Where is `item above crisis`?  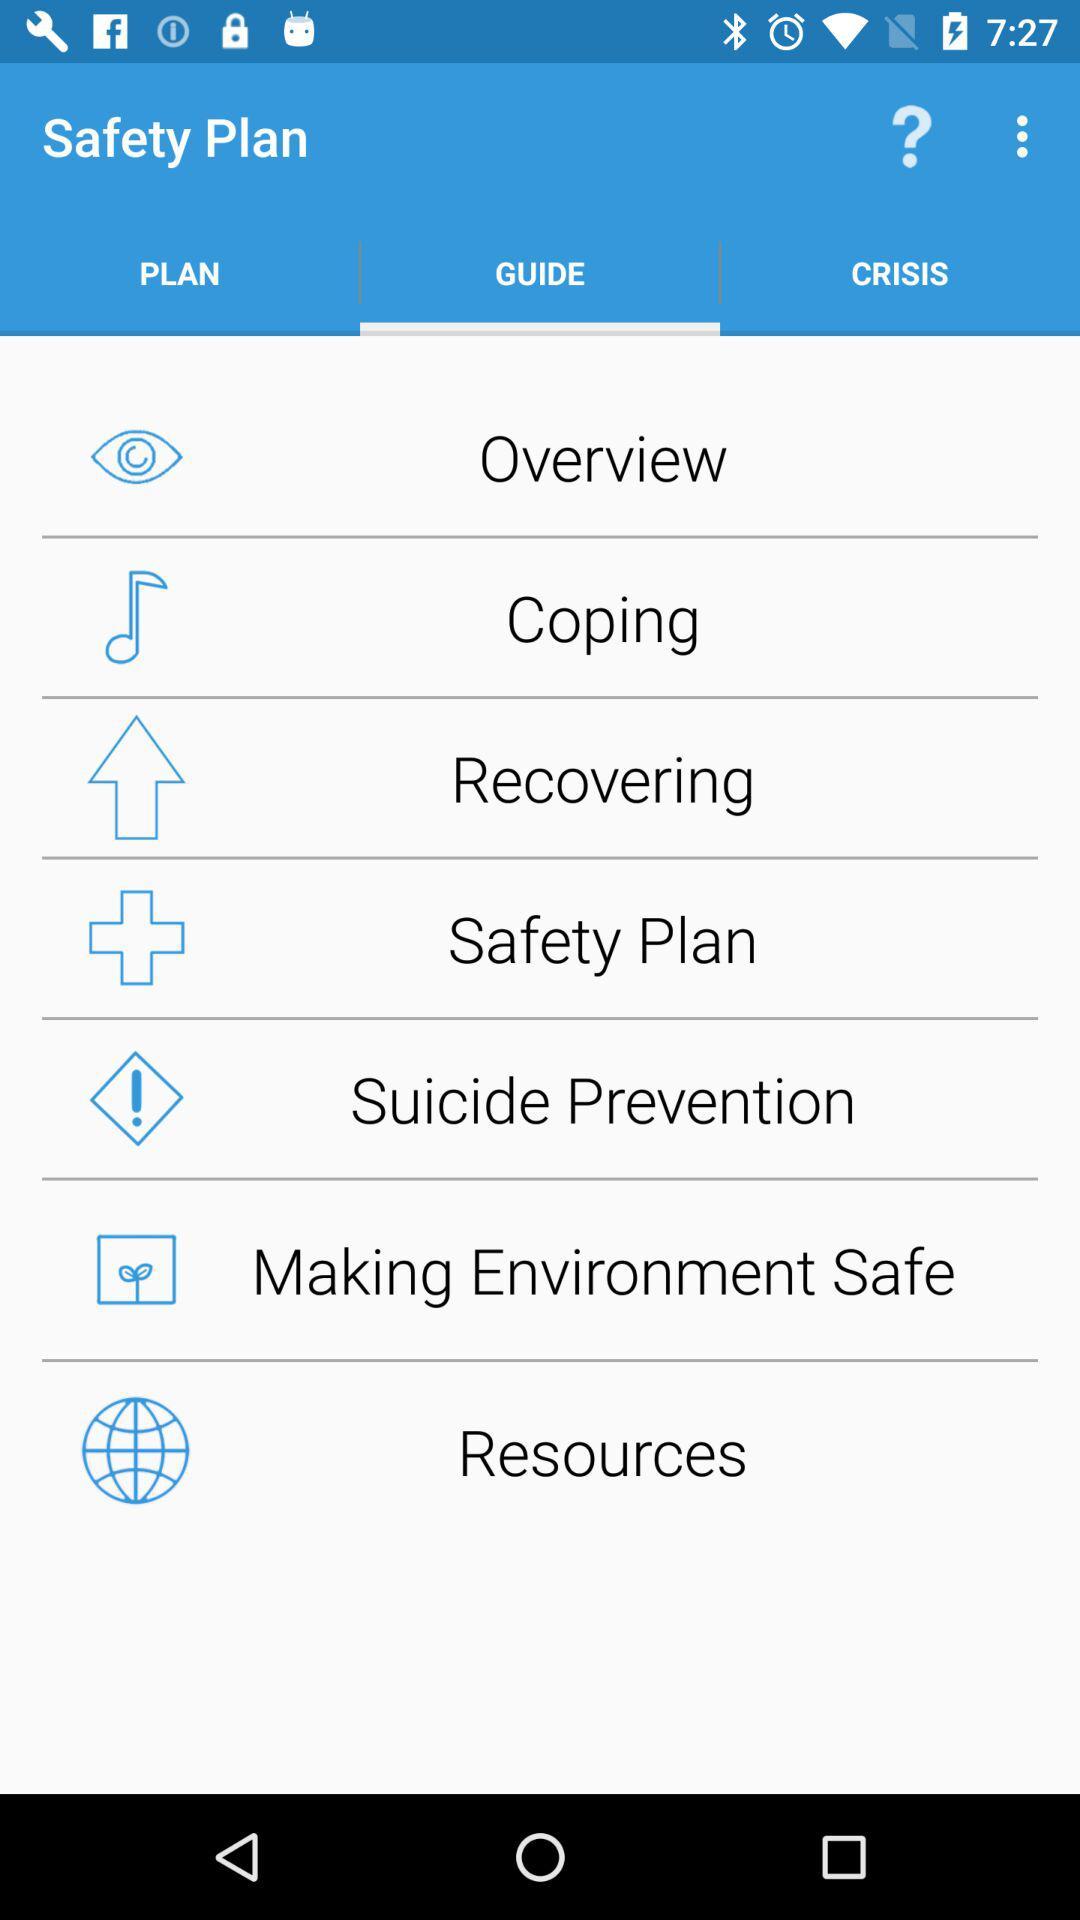
item above crisis is located at coordinates (1027, 135).